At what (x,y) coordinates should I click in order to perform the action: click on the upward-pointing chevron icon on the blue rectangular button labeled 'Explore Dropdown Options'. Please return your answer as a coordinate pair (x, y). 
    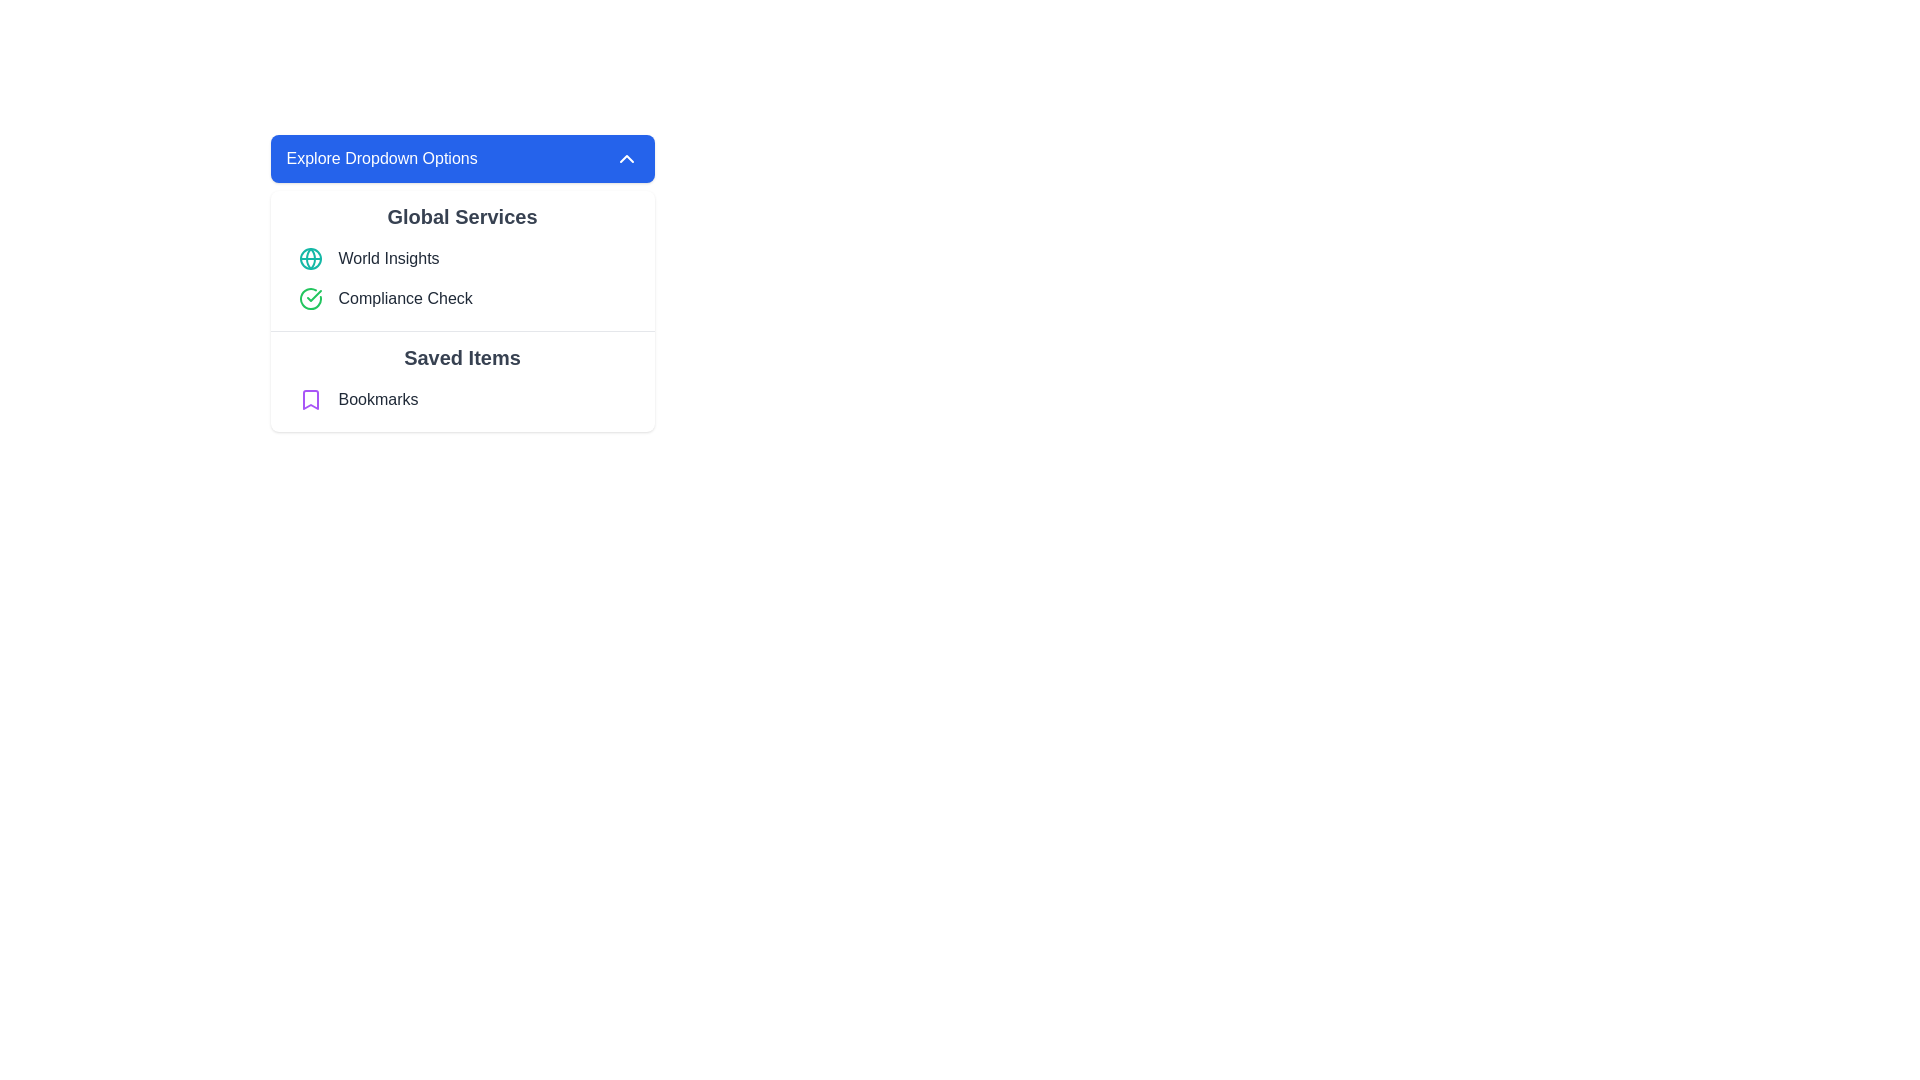
    Looking at the image, I should click on (625, 157).